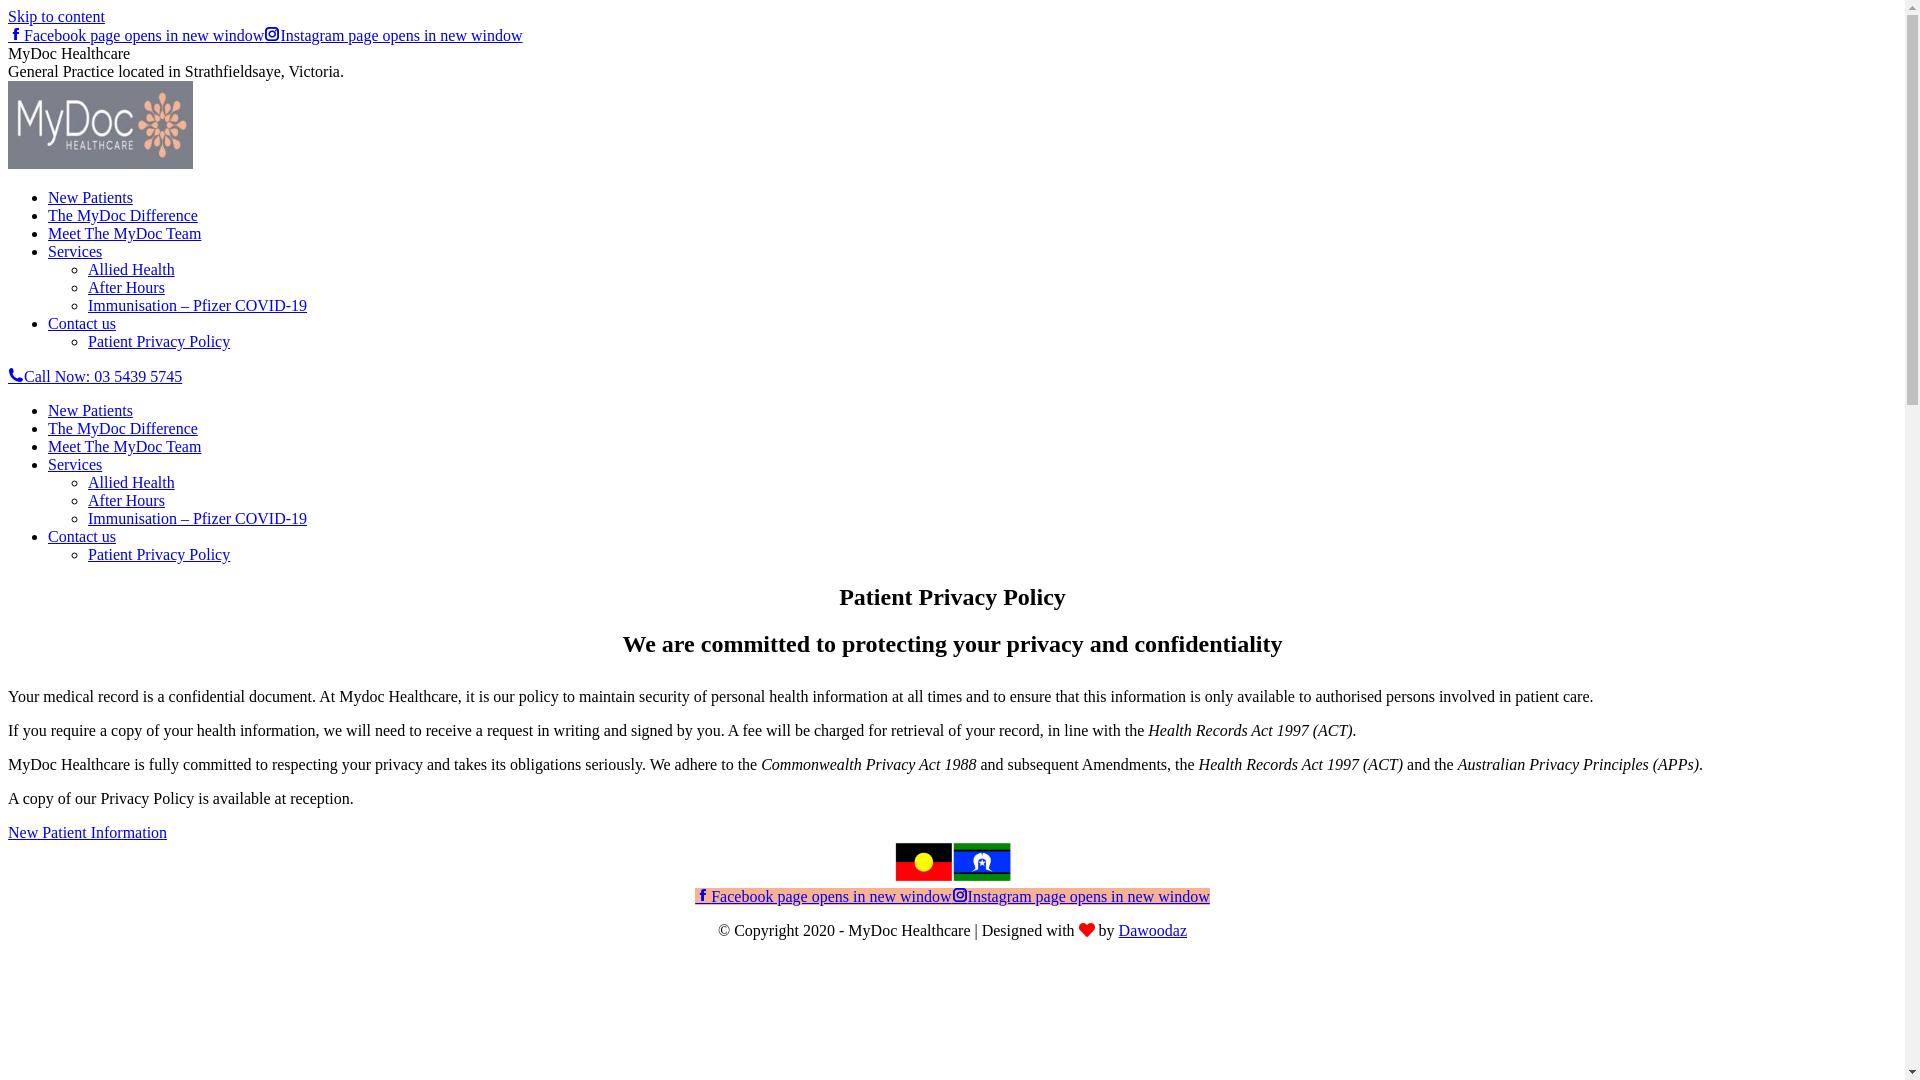  I want to click on 'Skip to content', so click(56, 16).